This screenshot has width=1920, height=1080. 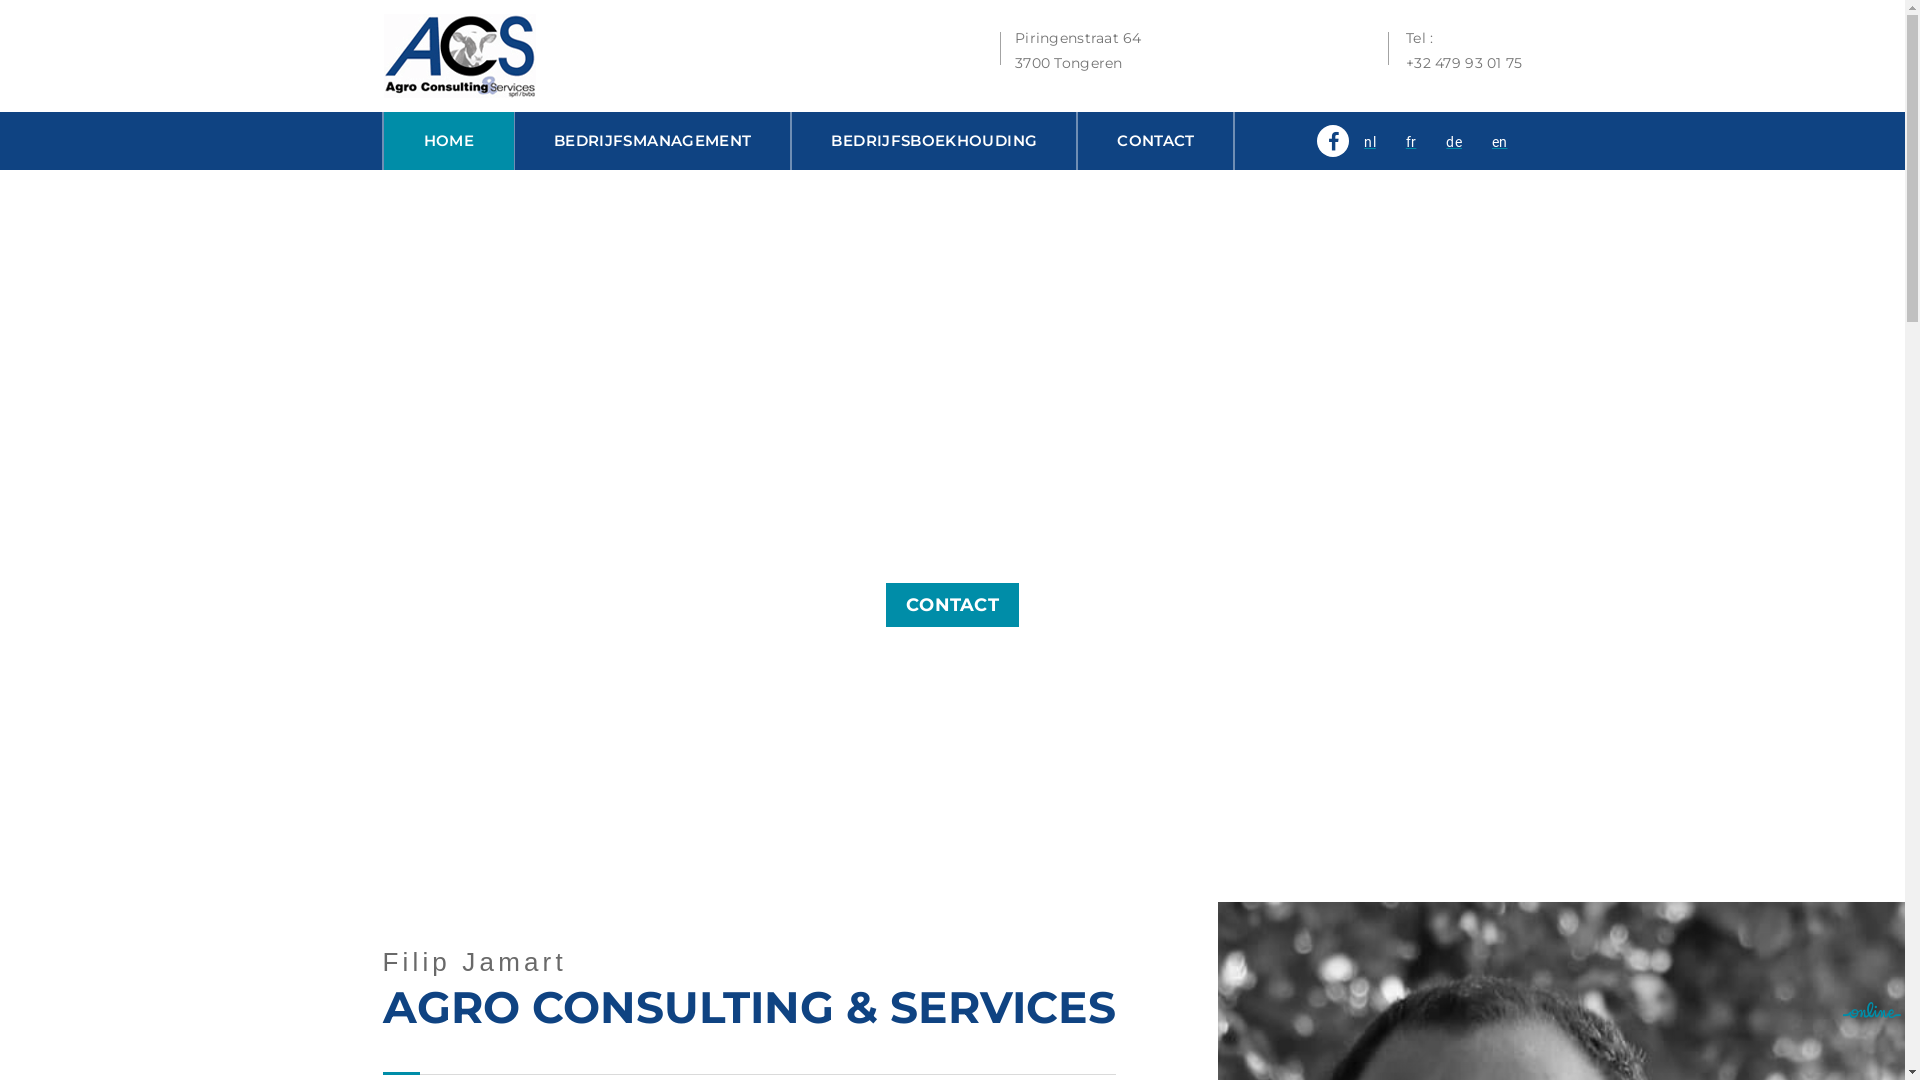 I want to click on 'HOME', so click(x=448, y=140).